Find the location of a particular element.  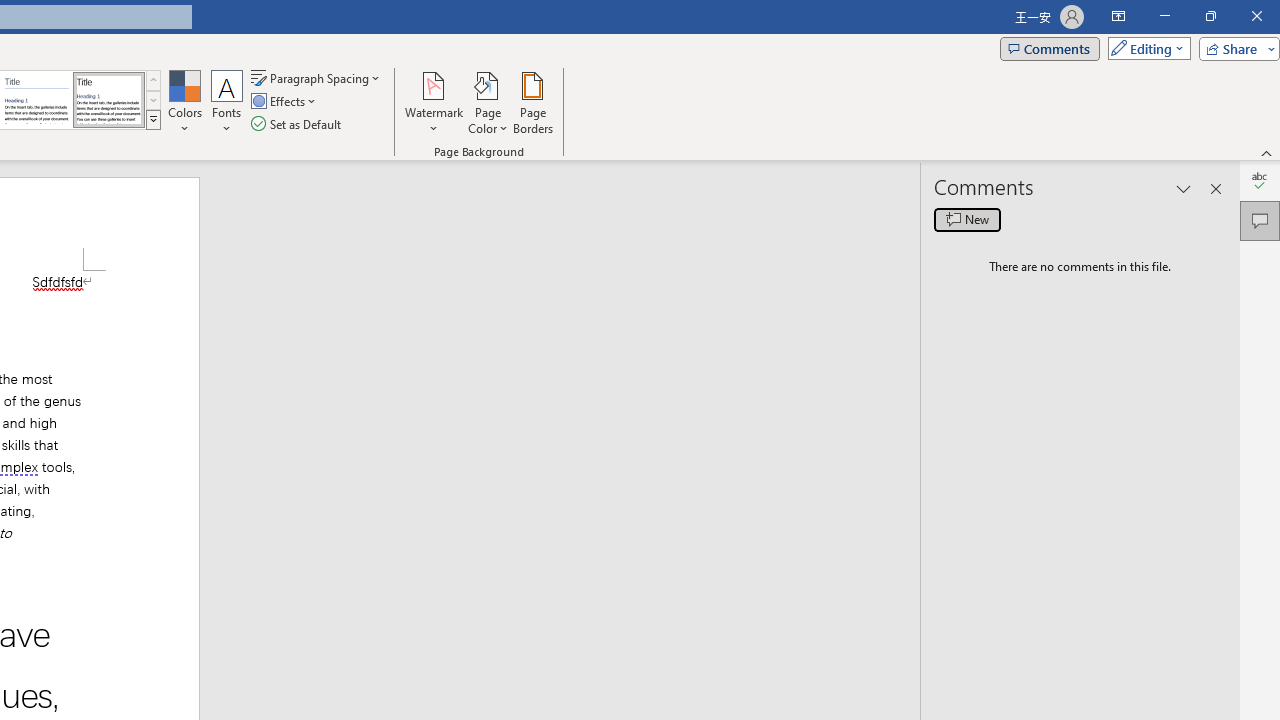

'Effects' is located at coordinates (284, 101).